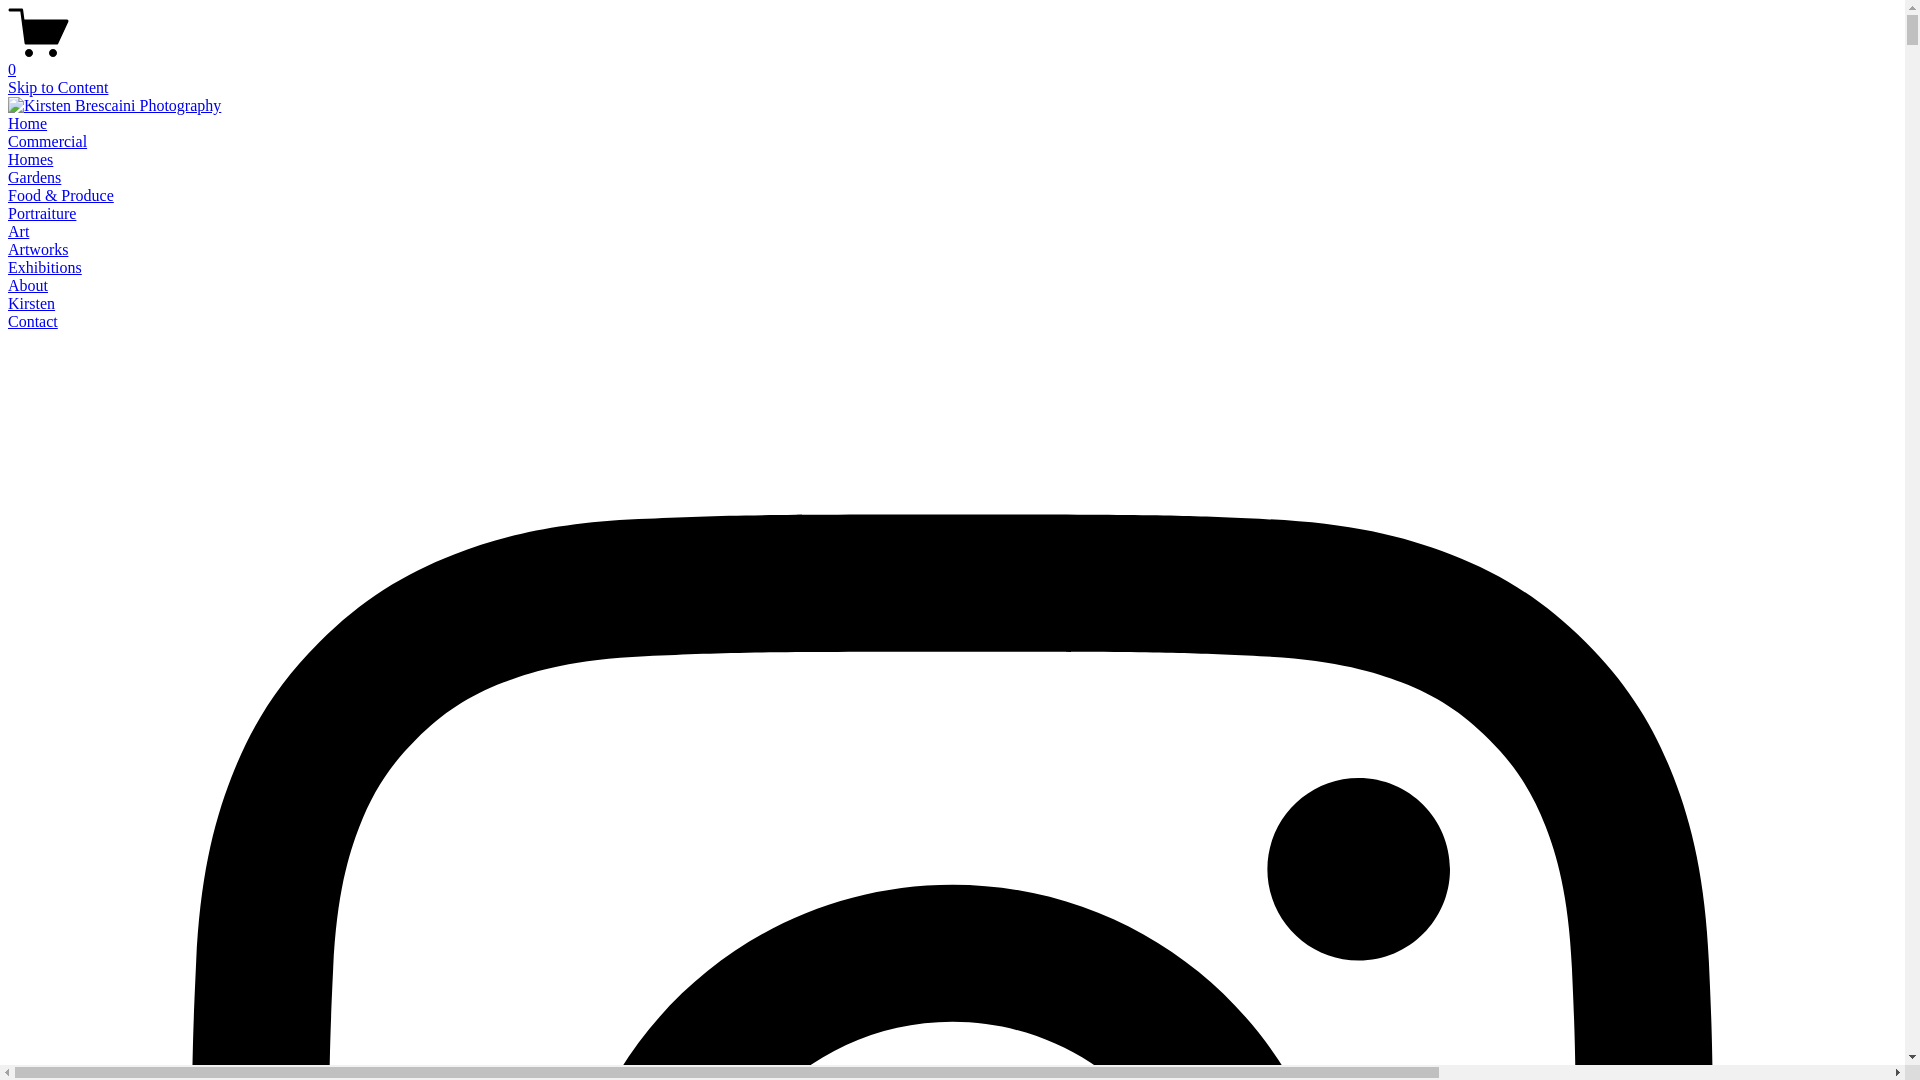 The height and width of the screenshot is (1080, 1920). What do you see at coordinates (30, 158) in the screenshot?
I see `'Homes'` at bounding box center [30, 158].